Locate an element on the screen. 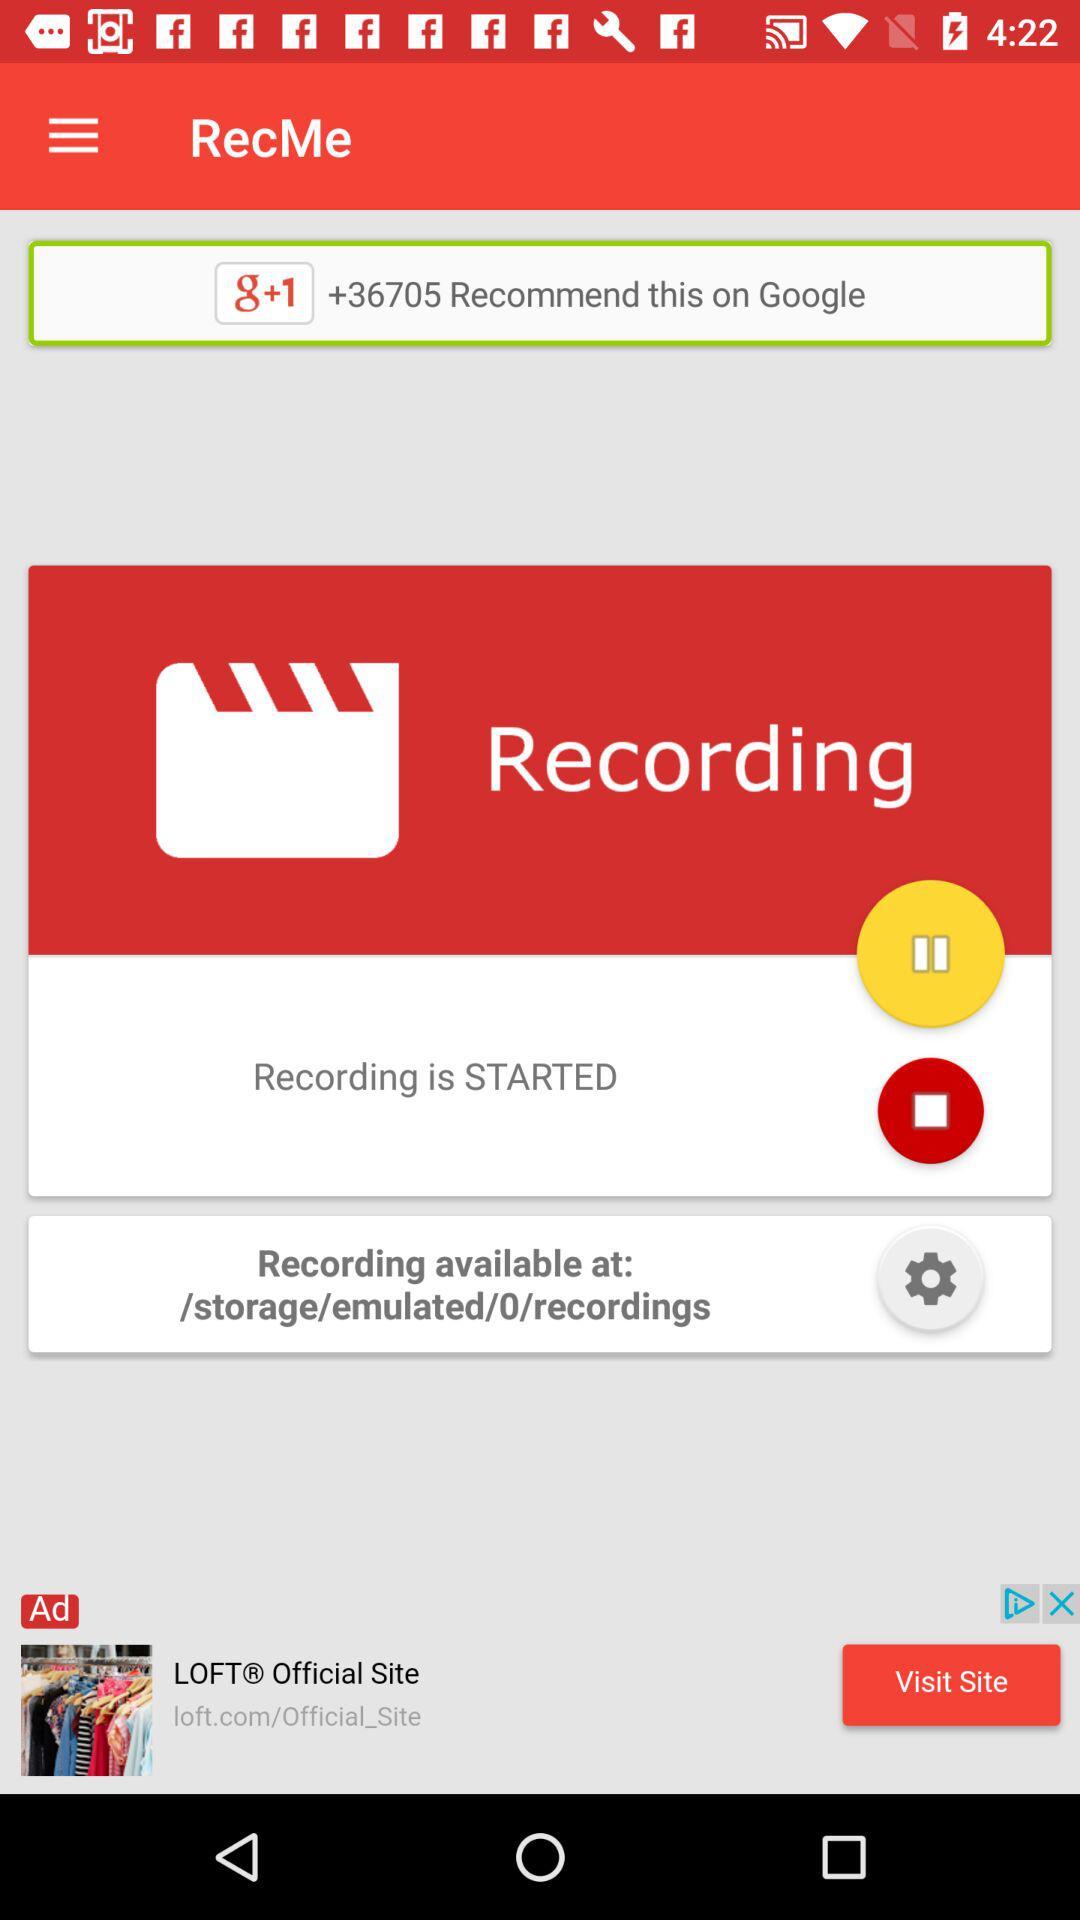 The width and height of the screenshot is (1080, 1920). opening settings is located at coordinates (930, 1283).